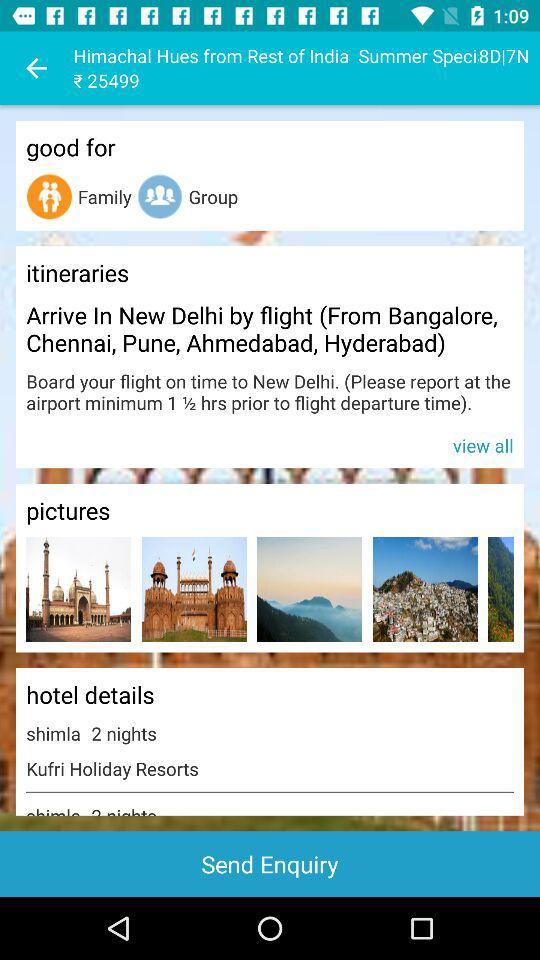 The width and height of the screenshot is (540, 960). I want to click on open up picture, so click(77, 589).